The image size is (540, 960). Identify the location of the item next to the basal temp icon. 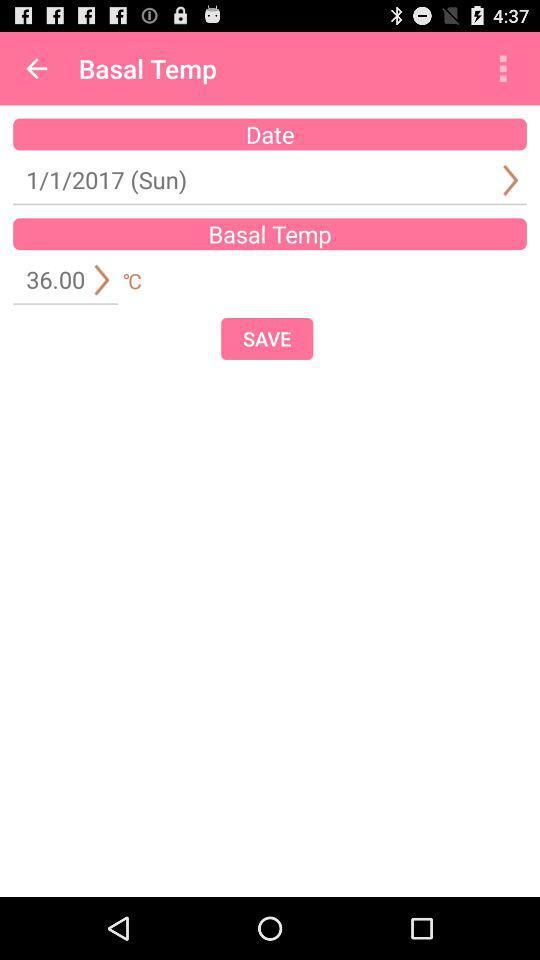
(36, 68).